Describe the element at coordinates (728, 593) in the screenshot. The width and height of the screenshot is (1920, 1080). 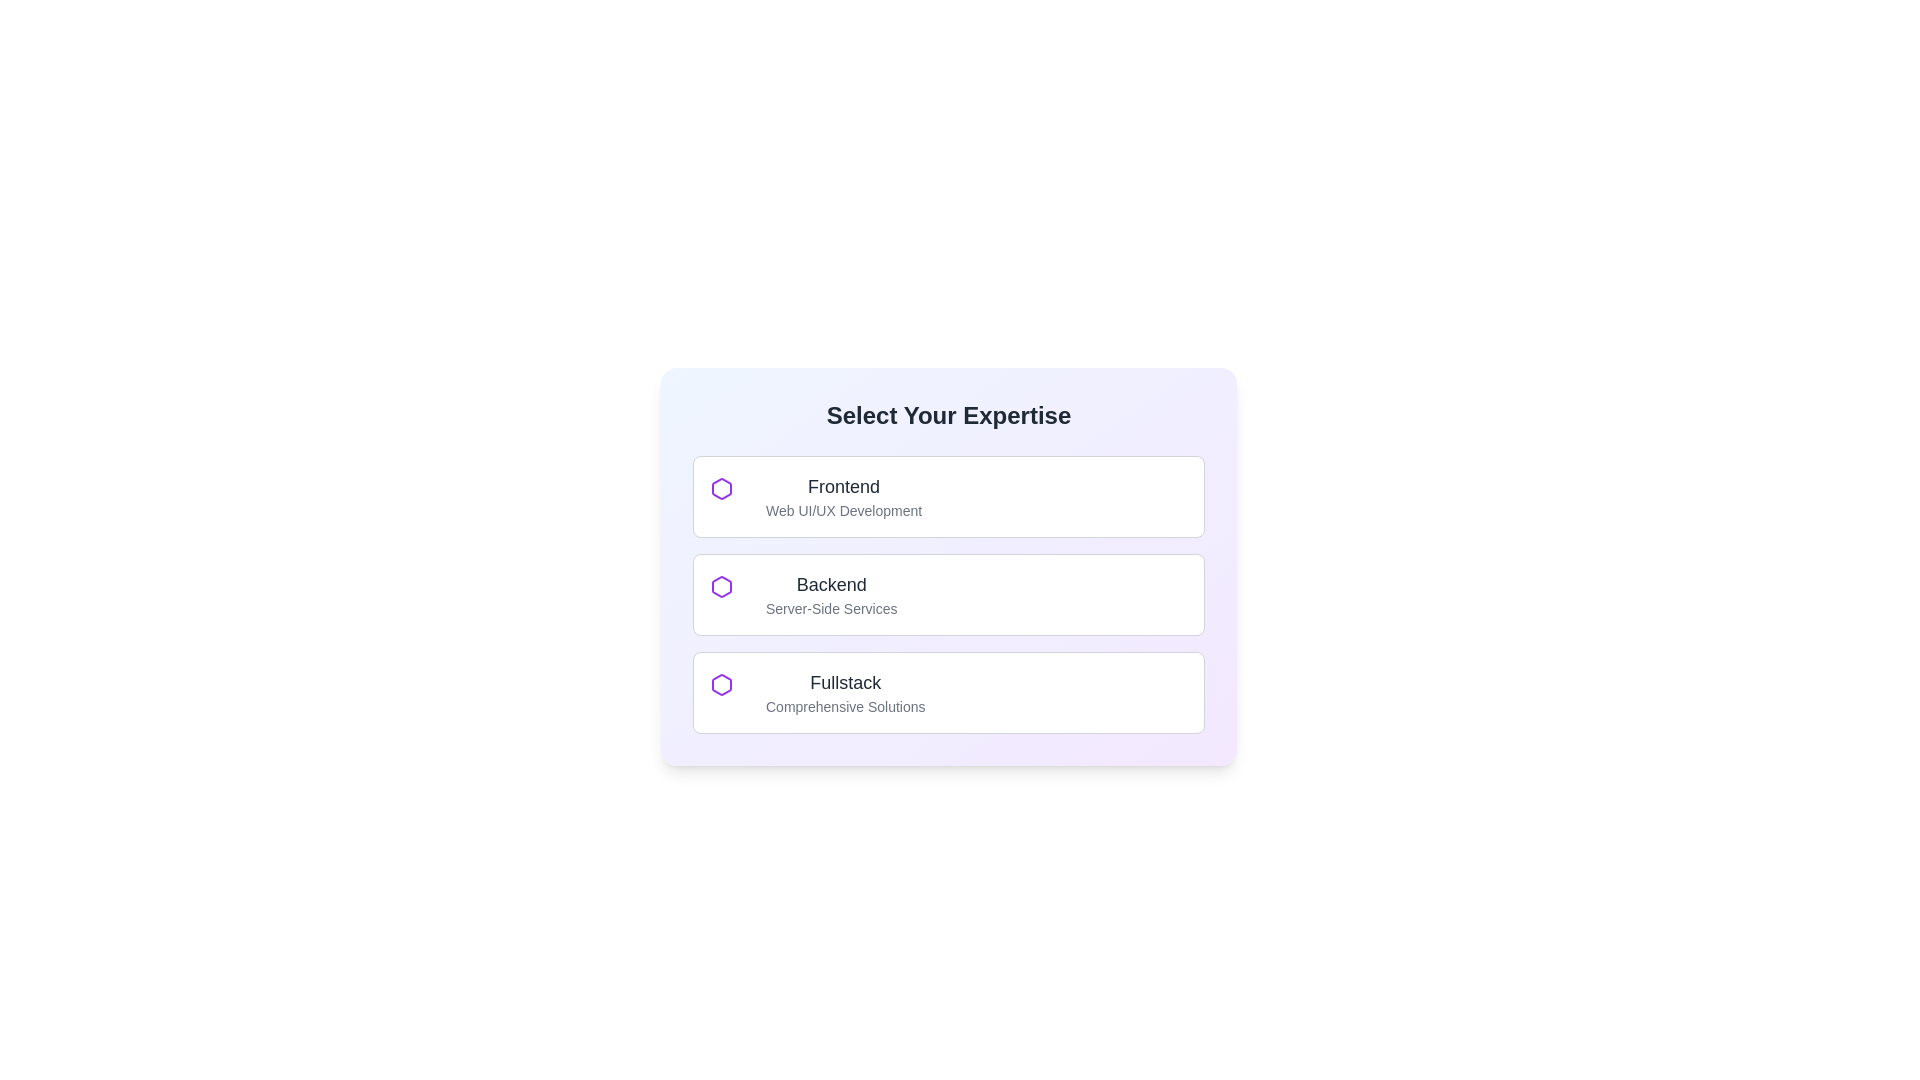
I see `the visually distinct hexagon icon with a purple outline located to the left of the 'Backend' text` at that location.